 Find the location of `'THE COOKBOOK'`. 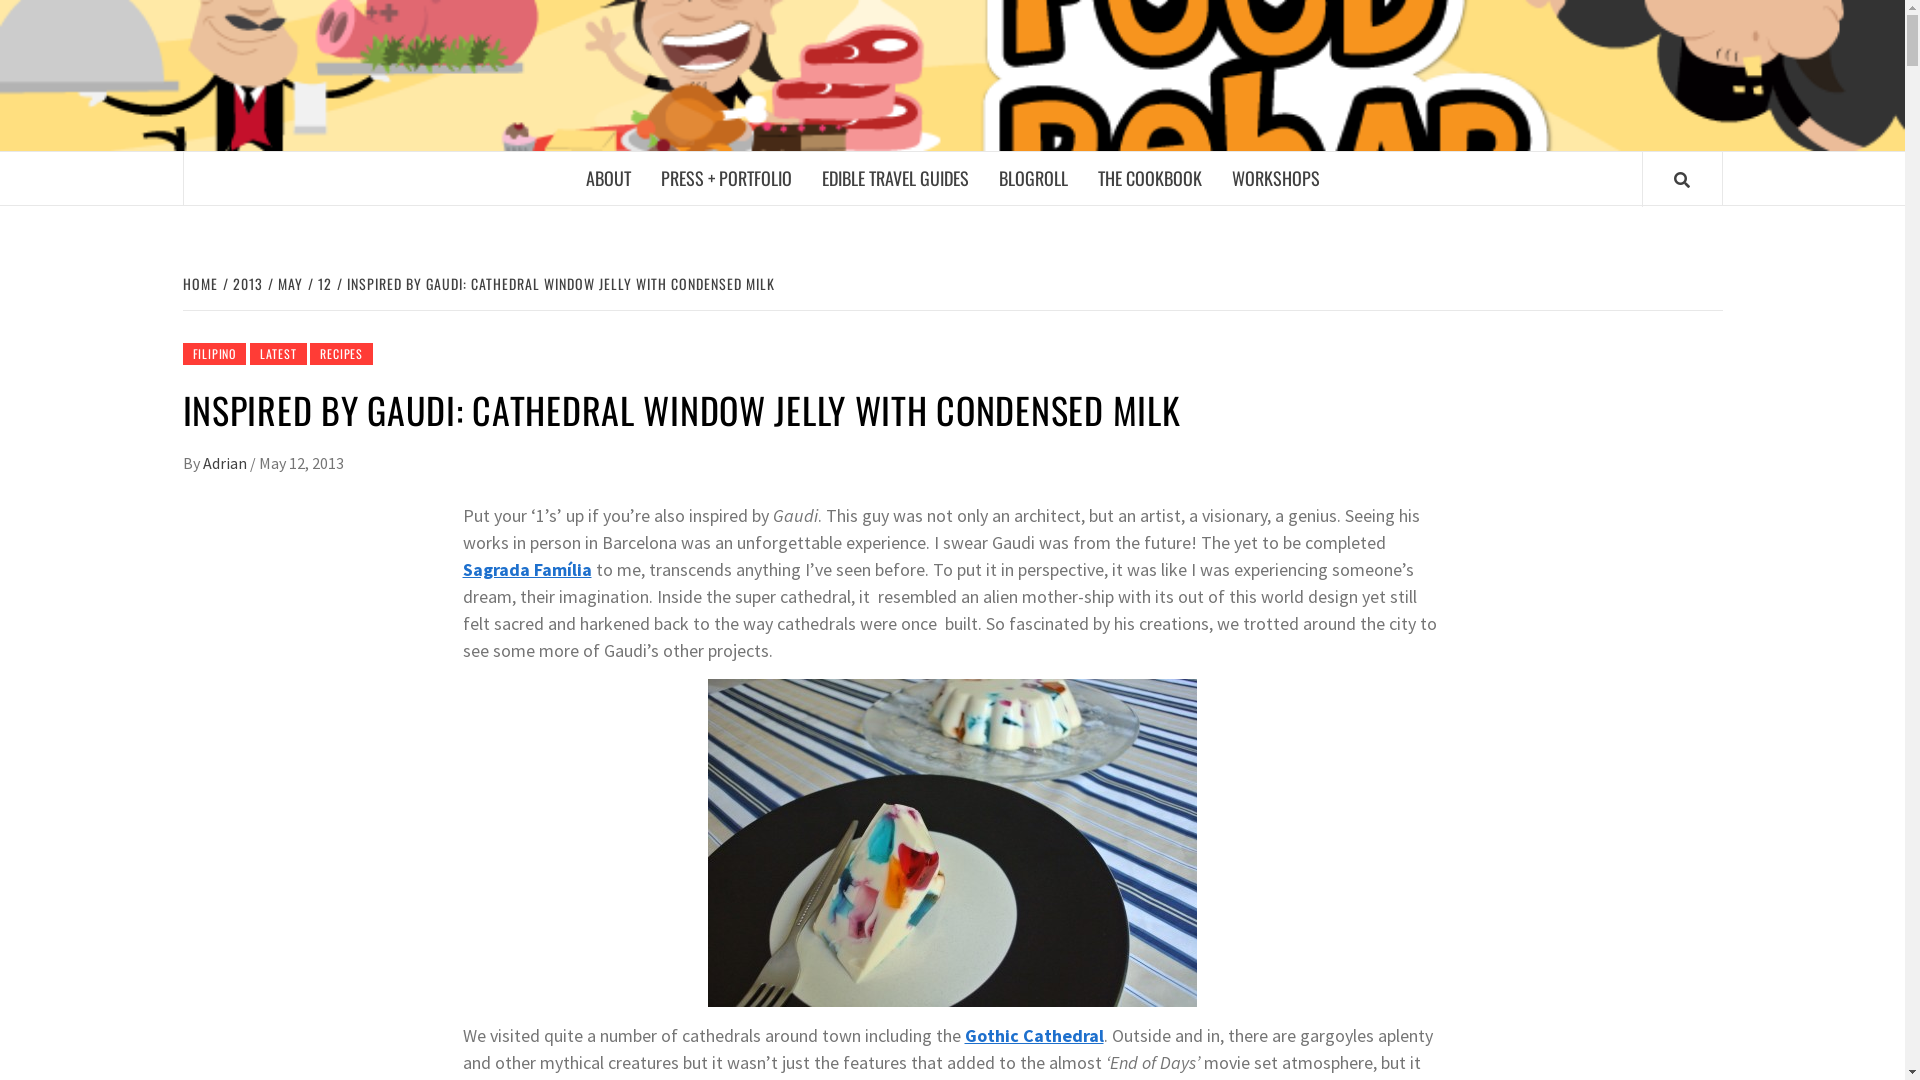

'THE COOKBOOK' is located at coordinates (1080, 177).